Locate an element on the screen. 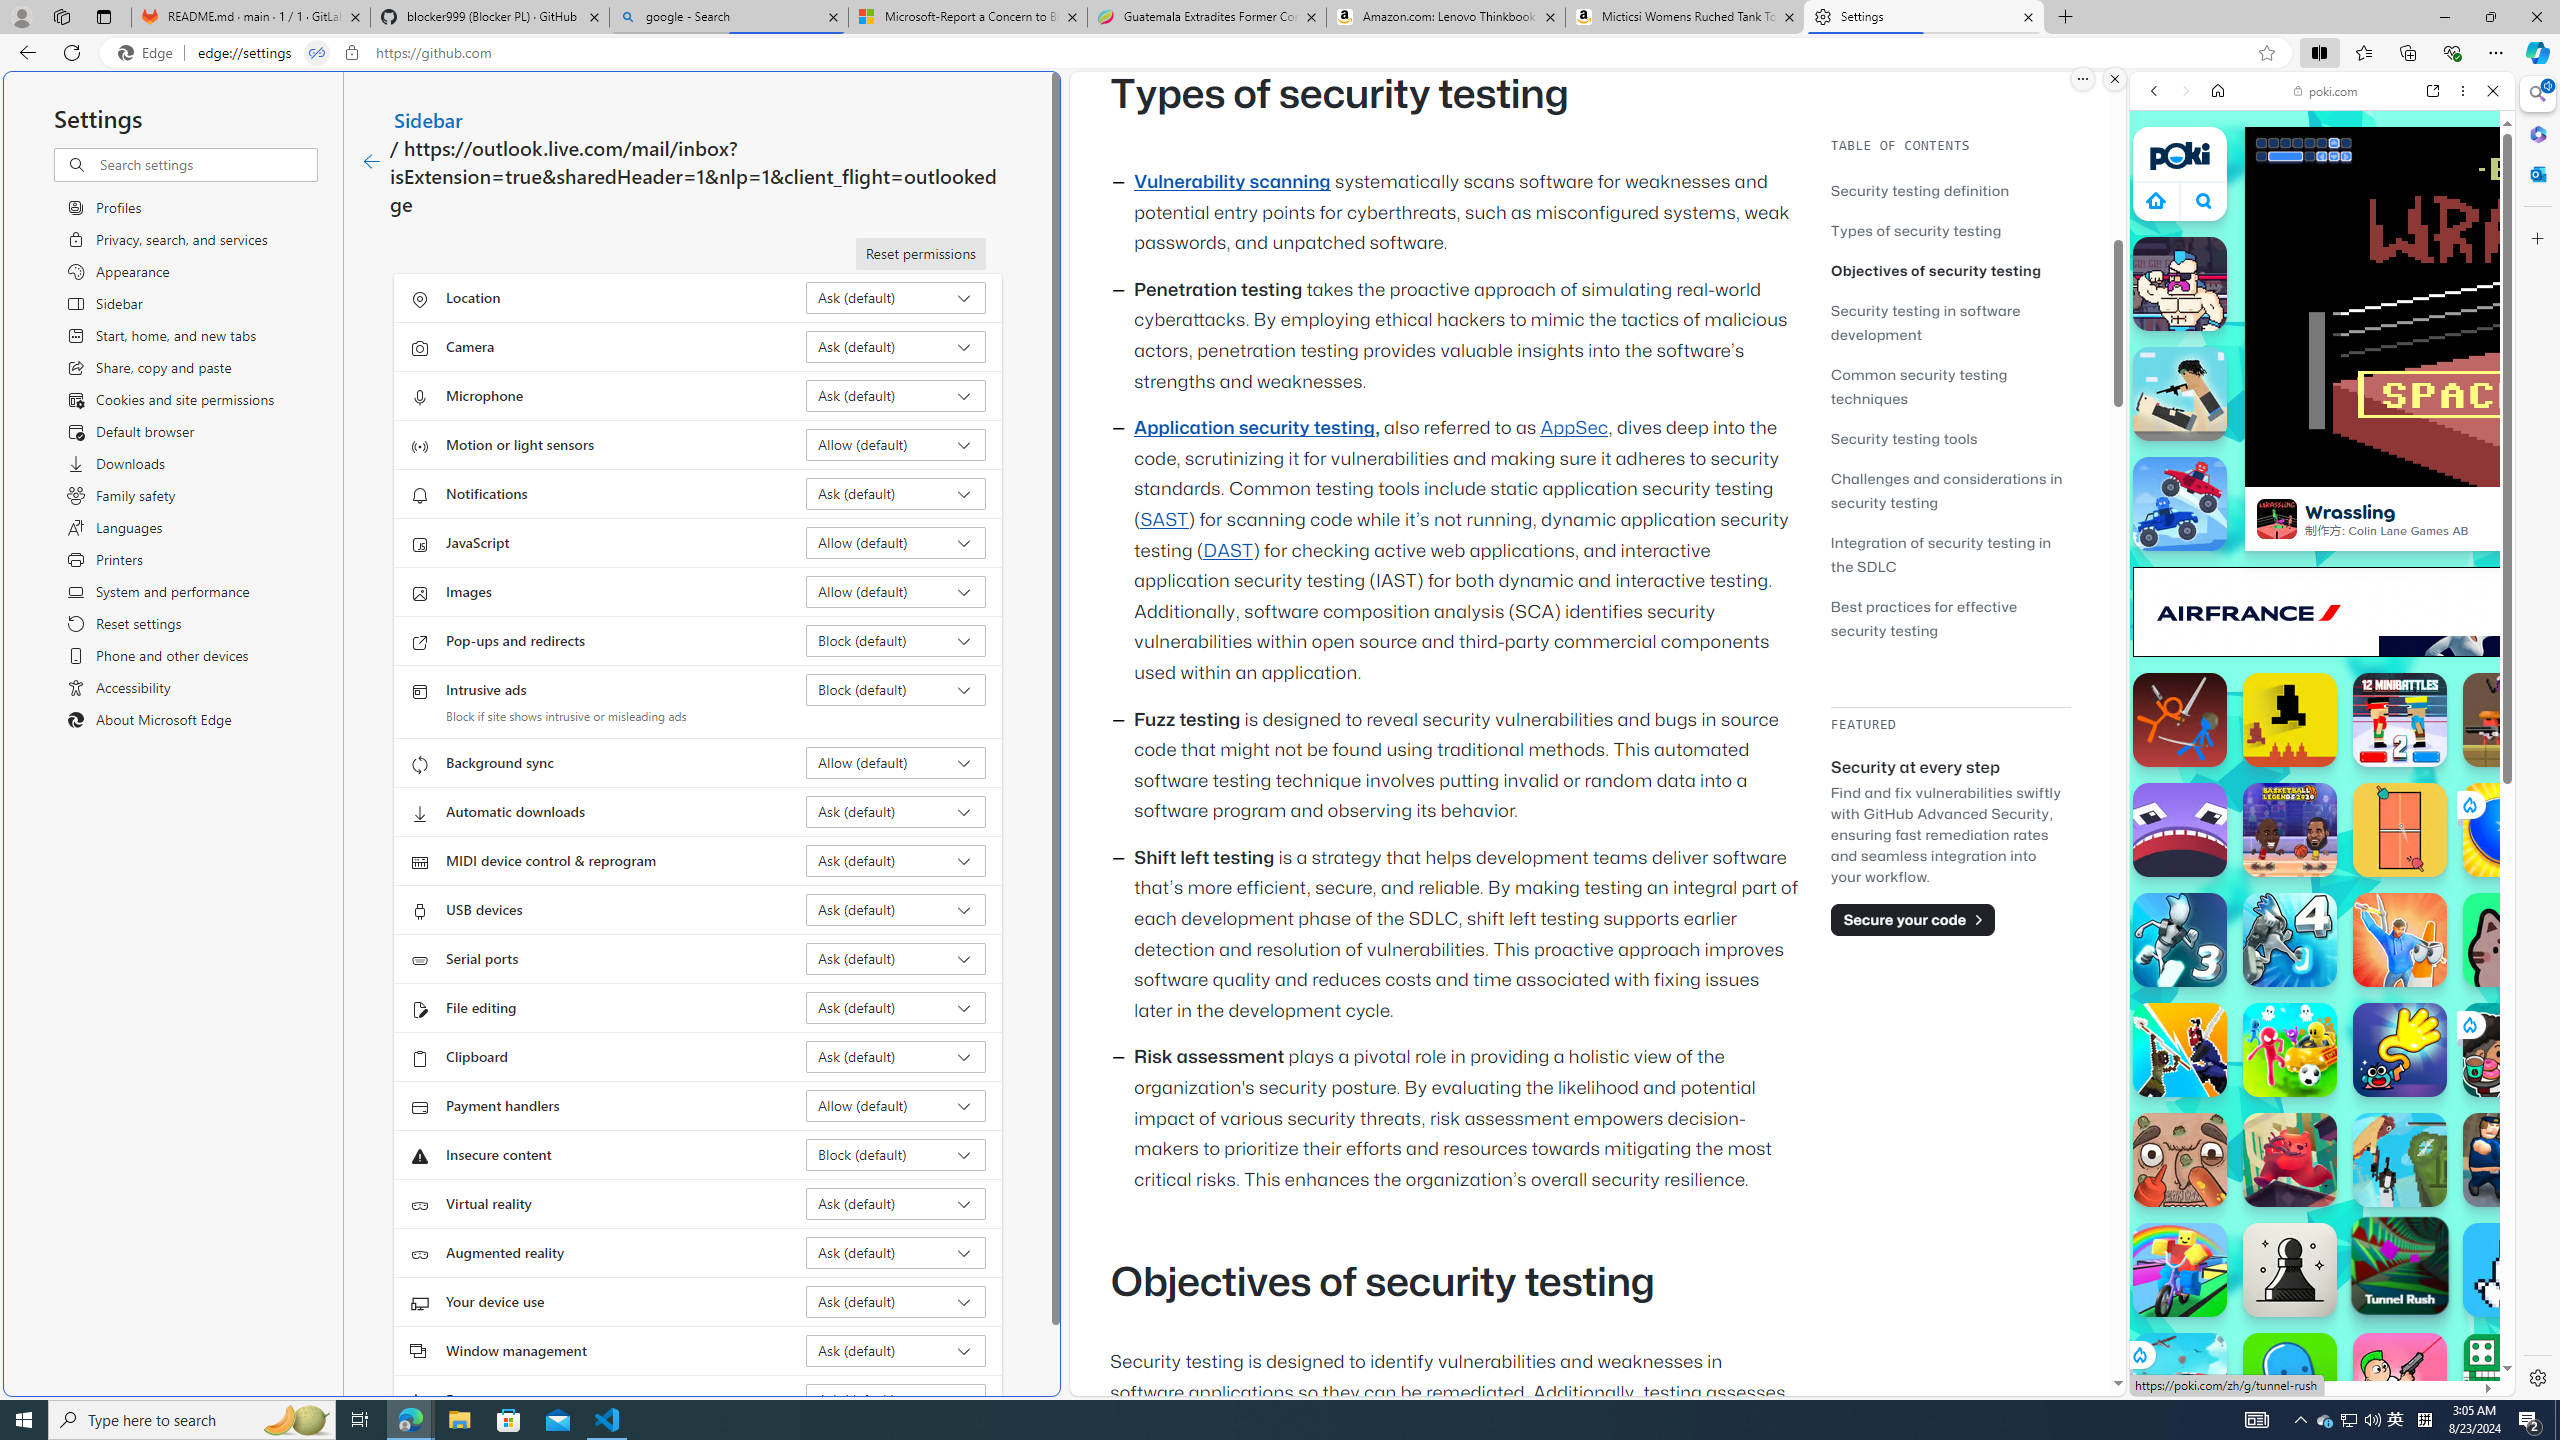 The height and width of the screenshot is (1440, 2560). 'G-Switch 3 G-Switch 3' is located at coordinates (2178, 938).